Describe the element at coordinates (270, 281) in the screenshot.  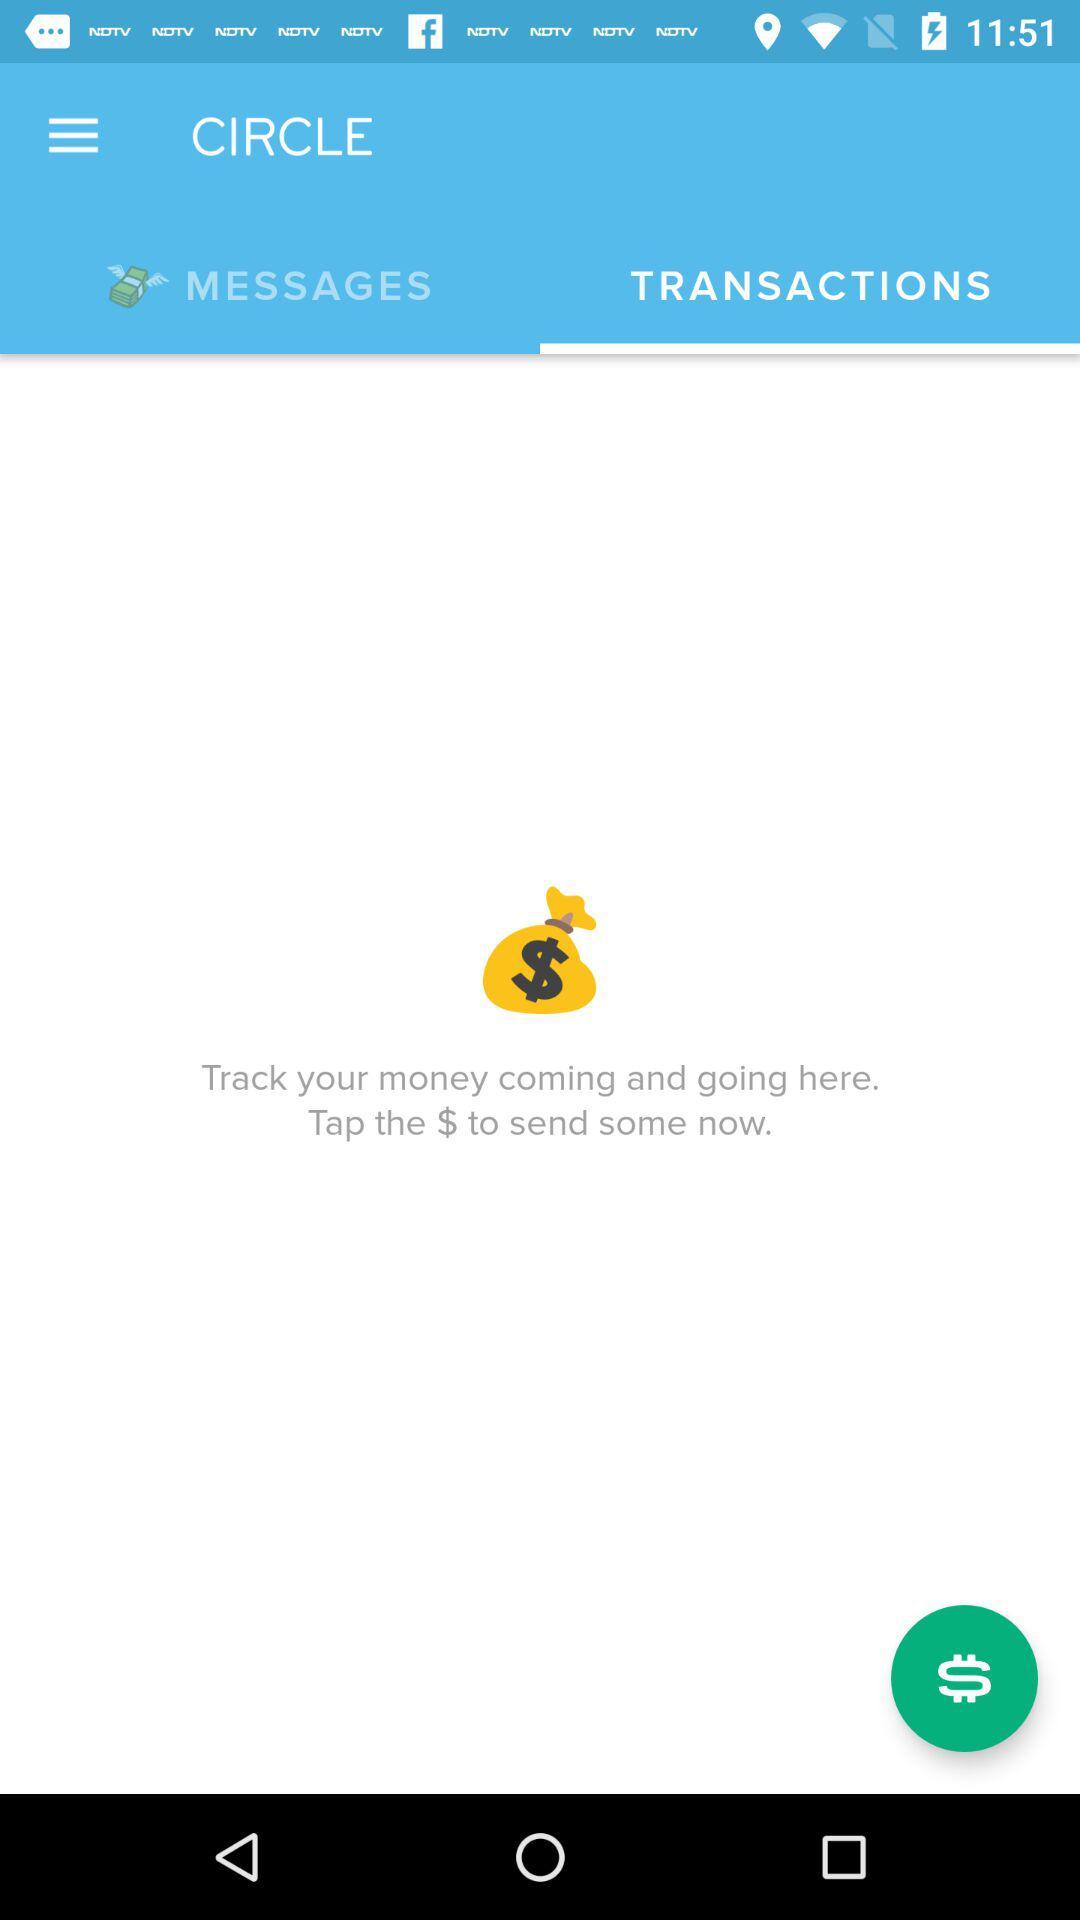
I see `icon next to transactions icon` at that location.